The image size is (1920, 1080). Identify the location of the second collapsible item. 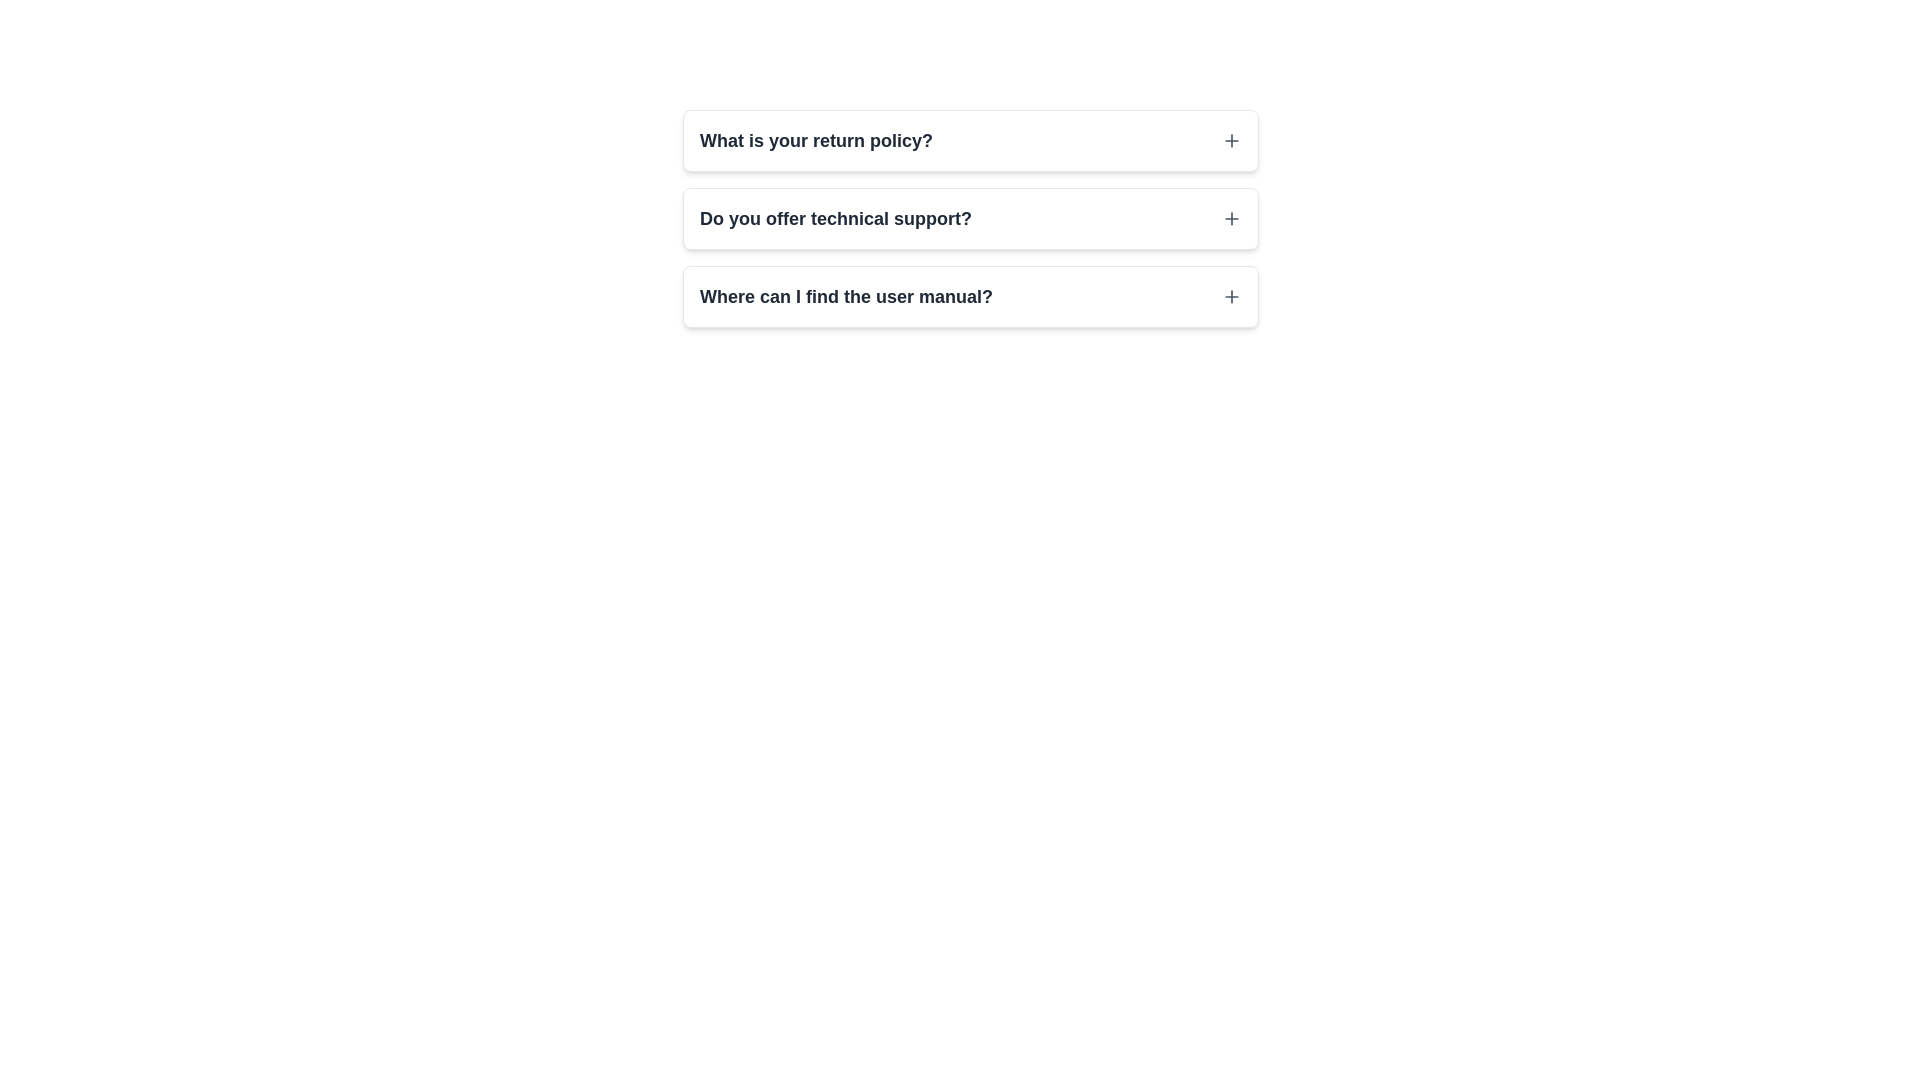
(970, 219).